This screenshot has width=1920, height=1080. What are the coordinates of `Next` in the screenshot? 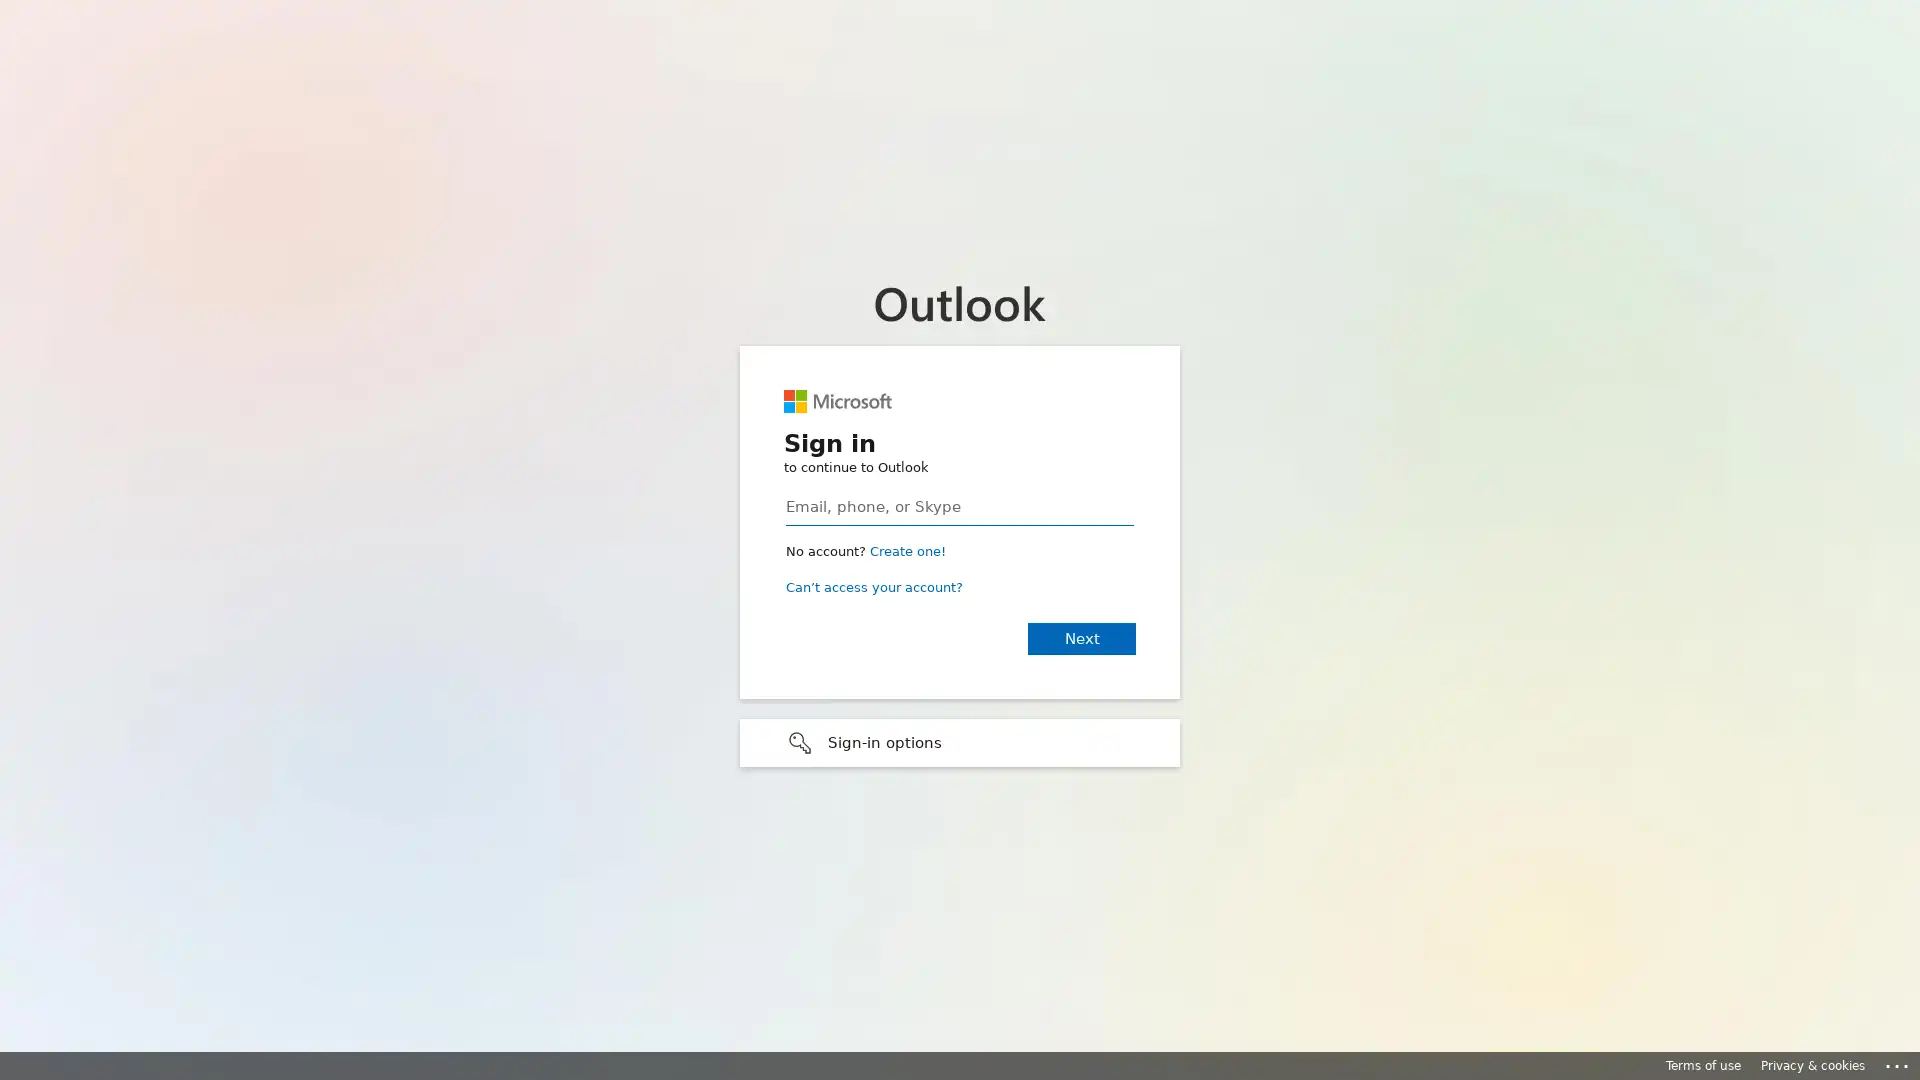 It's located at (1080, 637).